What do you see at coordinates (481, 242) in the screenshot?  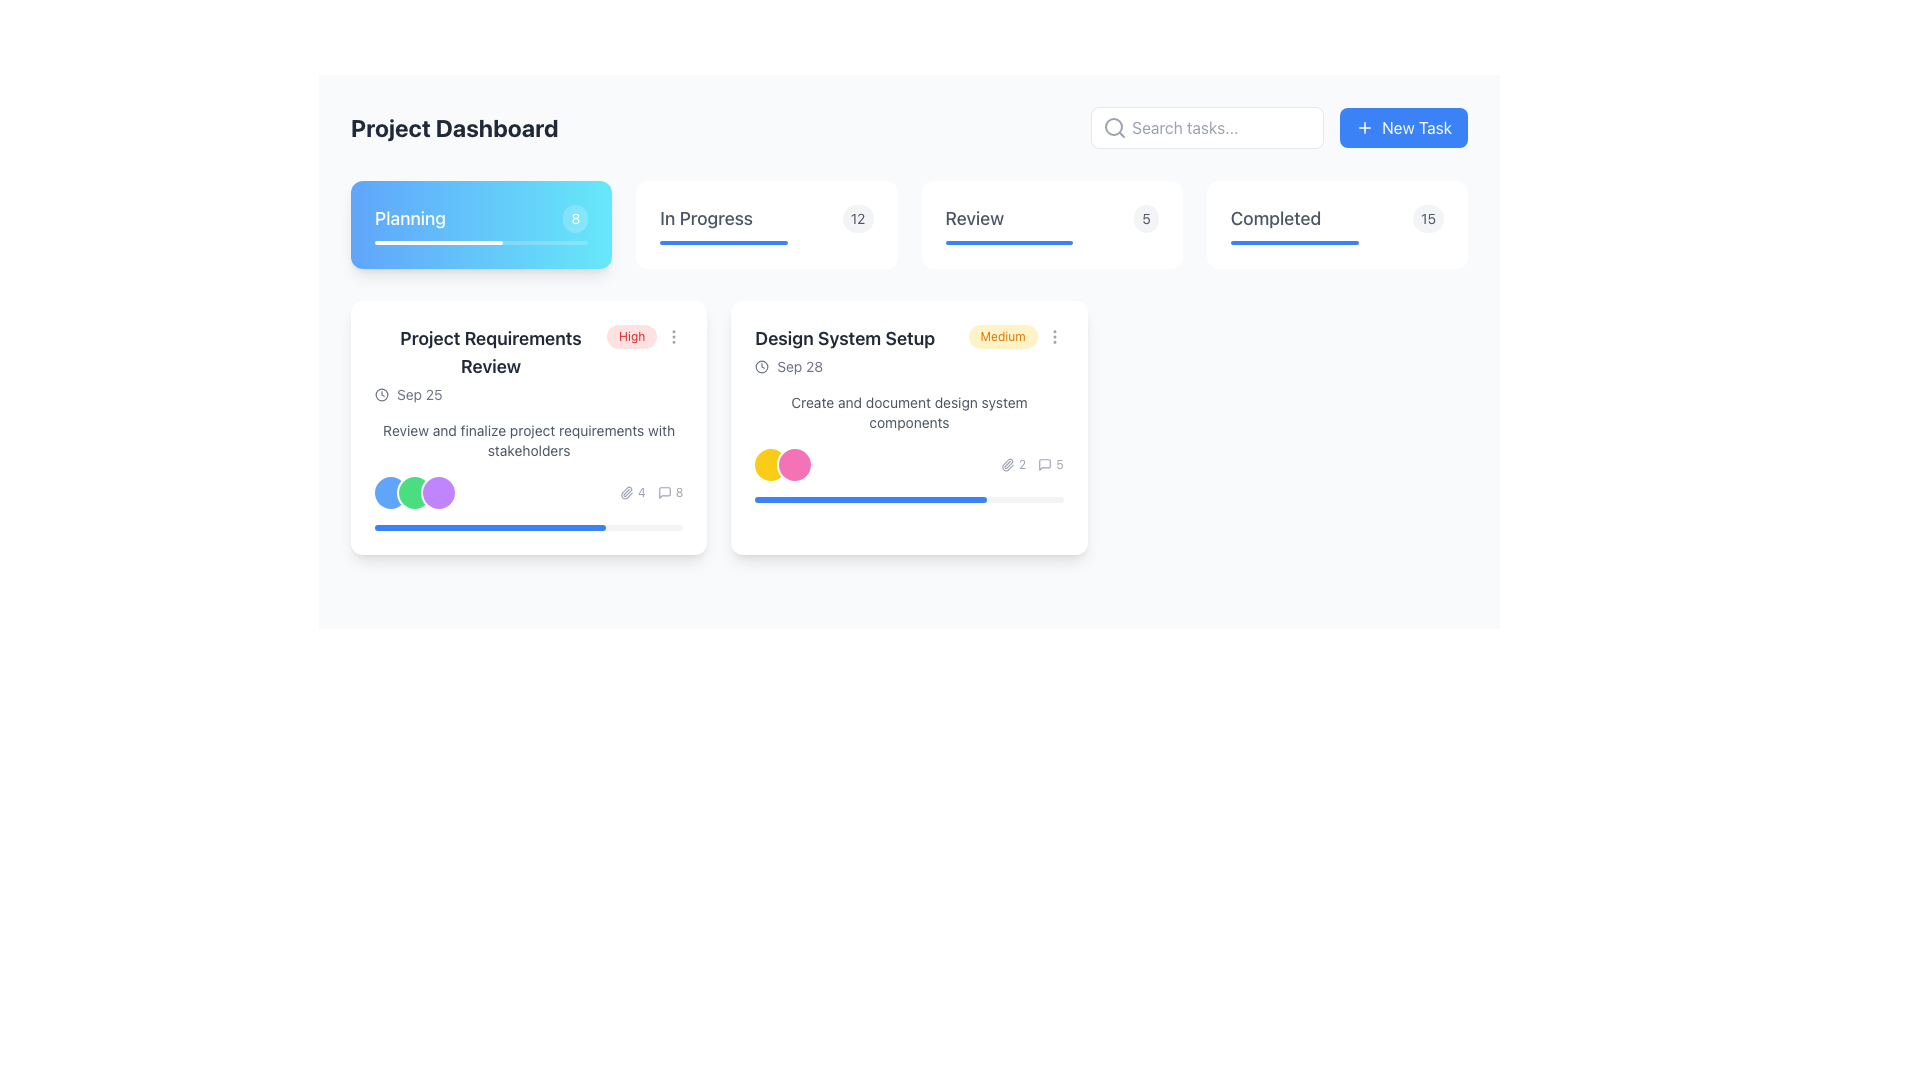 I see `the progress bar located within the 'Planning' card, positioned below the 'Planning8' text and spanning nearly the entire width of the card` at bounding box center [481, 242].